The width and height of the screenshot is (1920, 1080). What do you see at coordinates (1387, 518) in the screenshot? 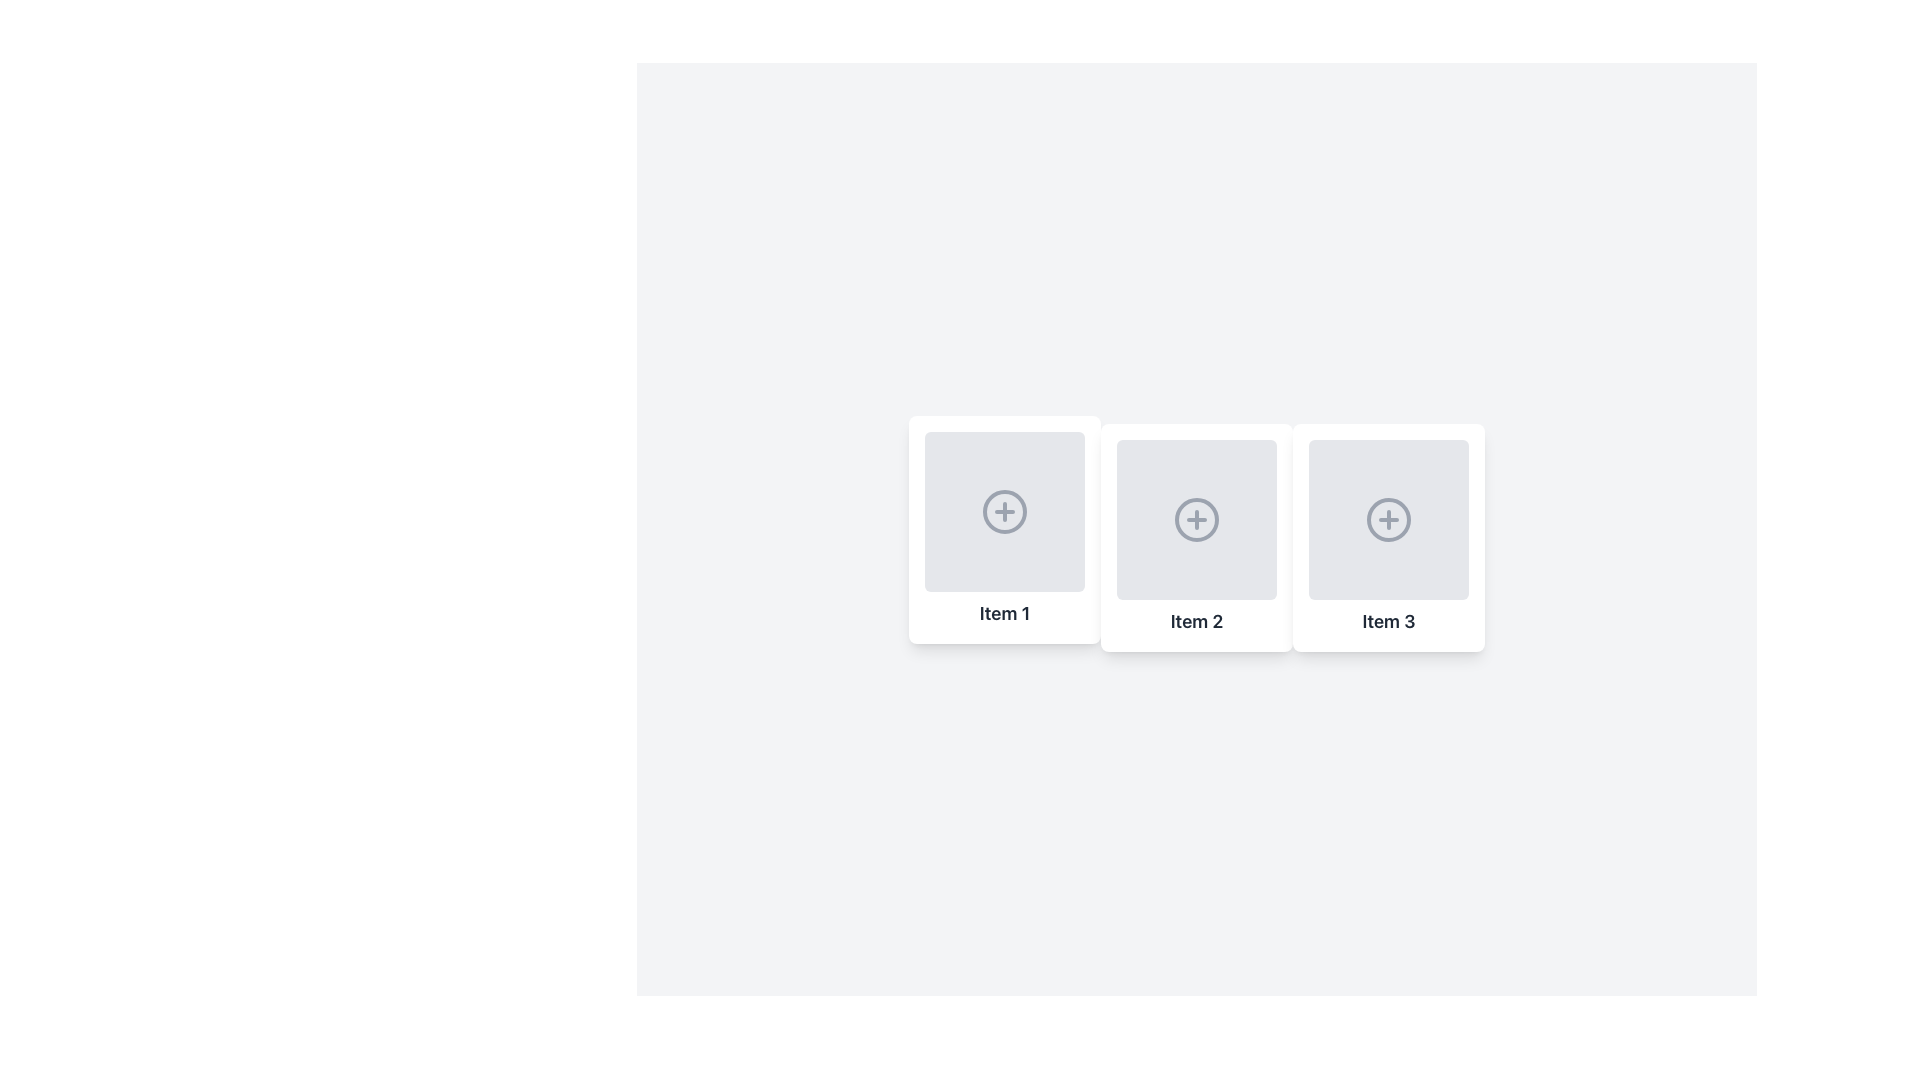
I see `the circular icon with a plus sign in the center of the 'Item 3' card` at bounding box center [1387, 518].